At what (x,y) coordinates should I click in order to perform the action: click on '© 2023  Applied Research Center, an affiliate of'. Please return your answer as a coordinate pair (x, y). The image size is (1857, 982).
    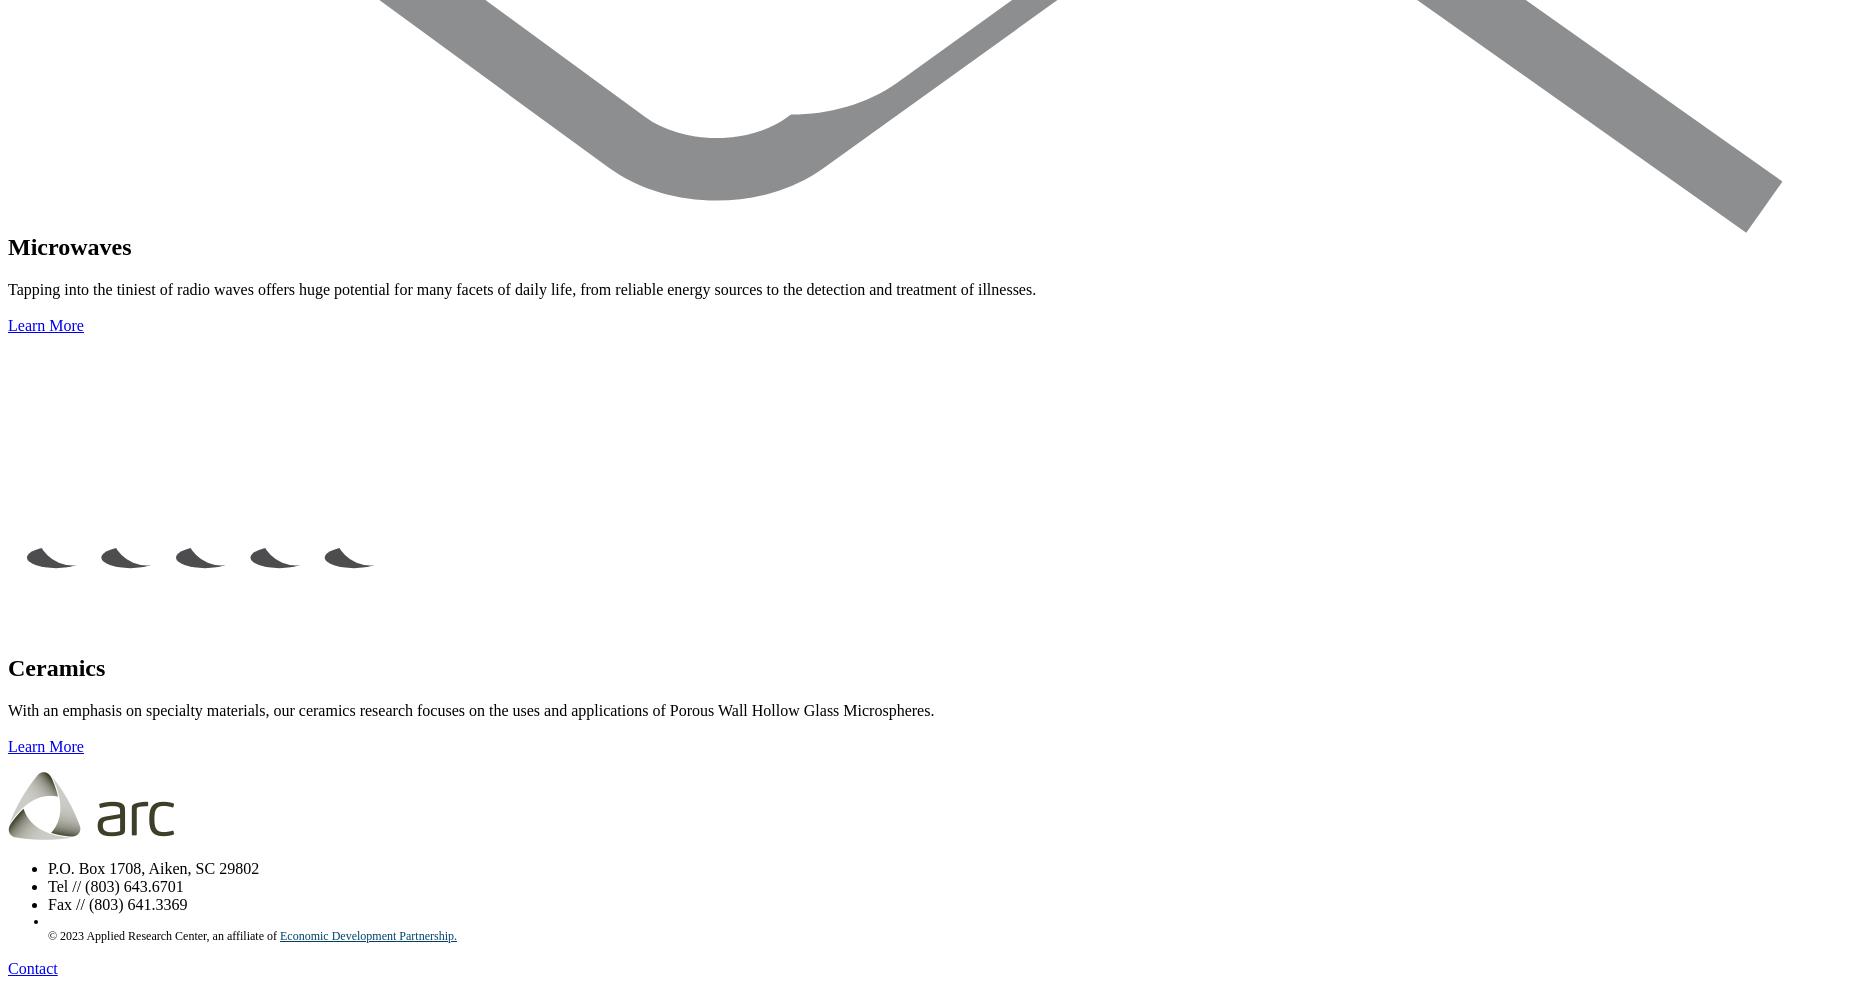
    Looking at the image, I should click on (163, 934).